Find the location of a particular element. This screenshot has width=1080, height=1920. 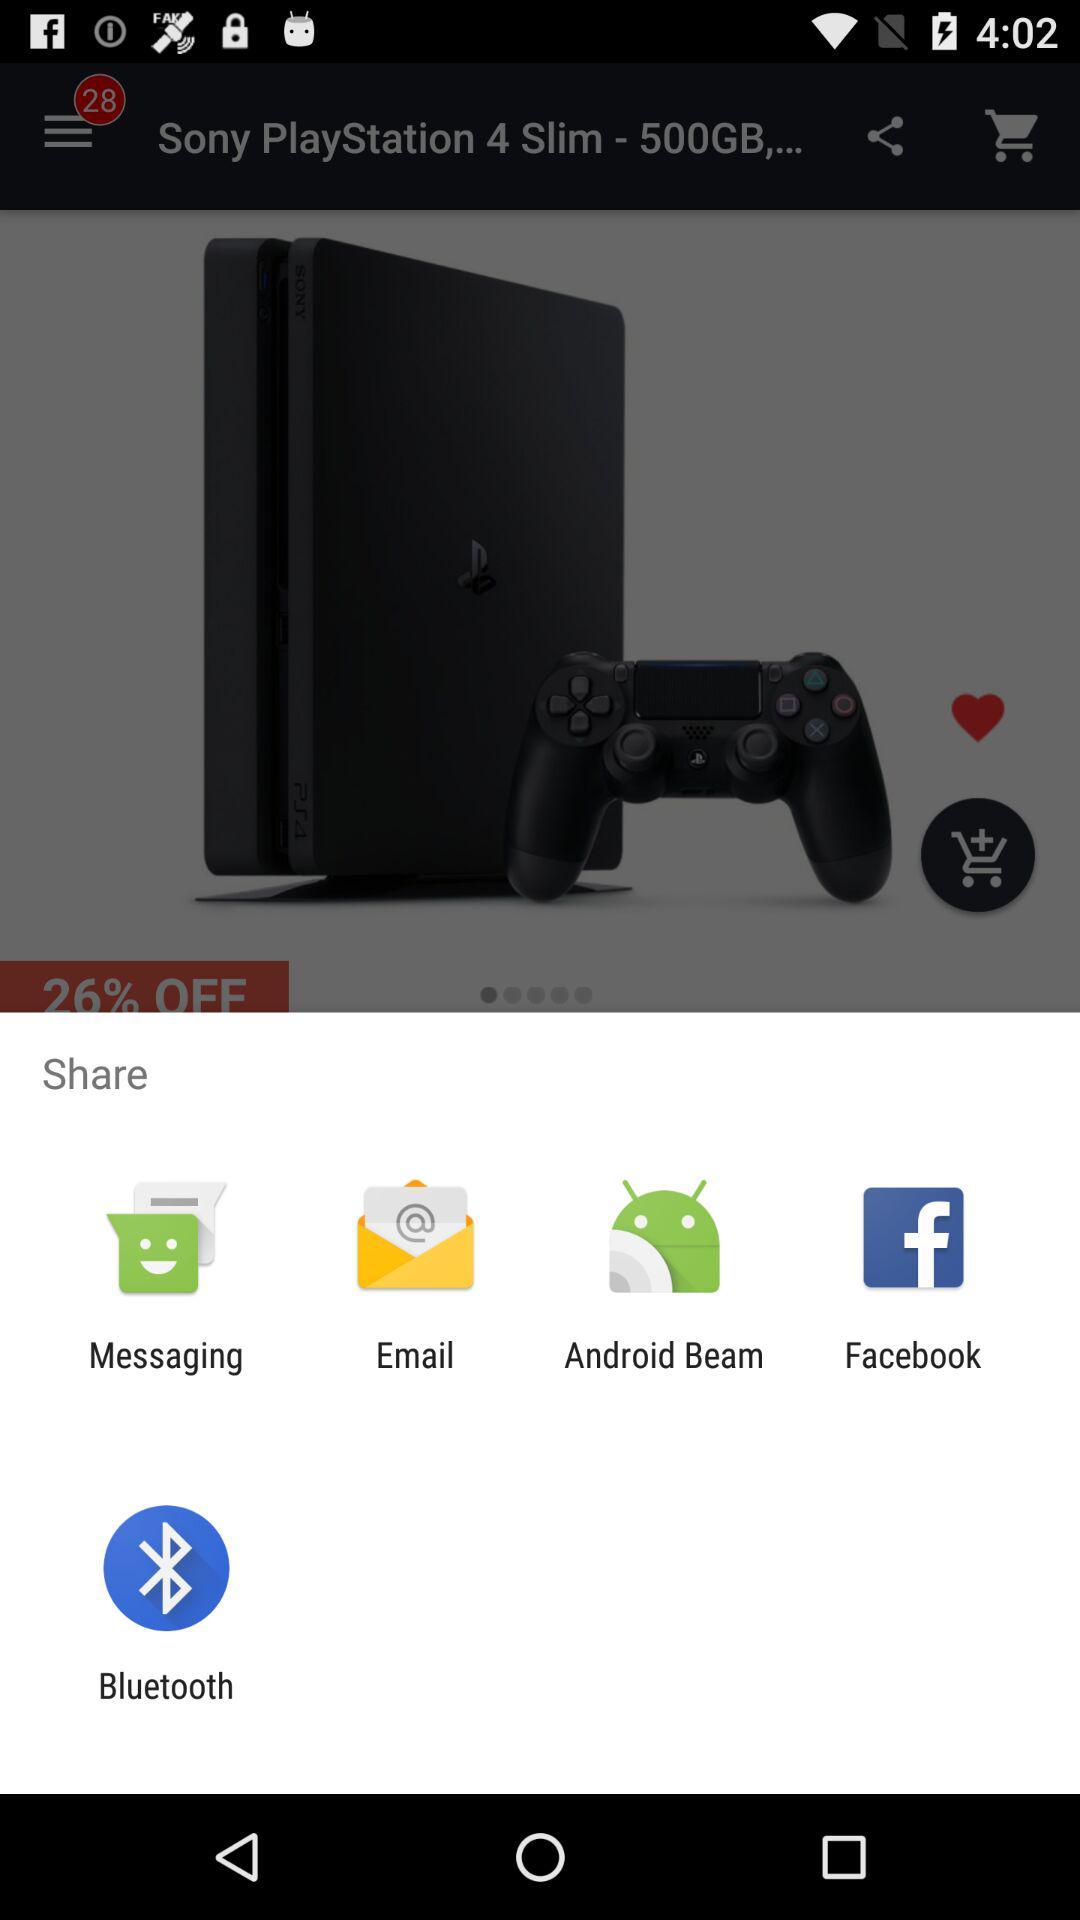

icon next to the android beam is located at coordinates (913, 1374).